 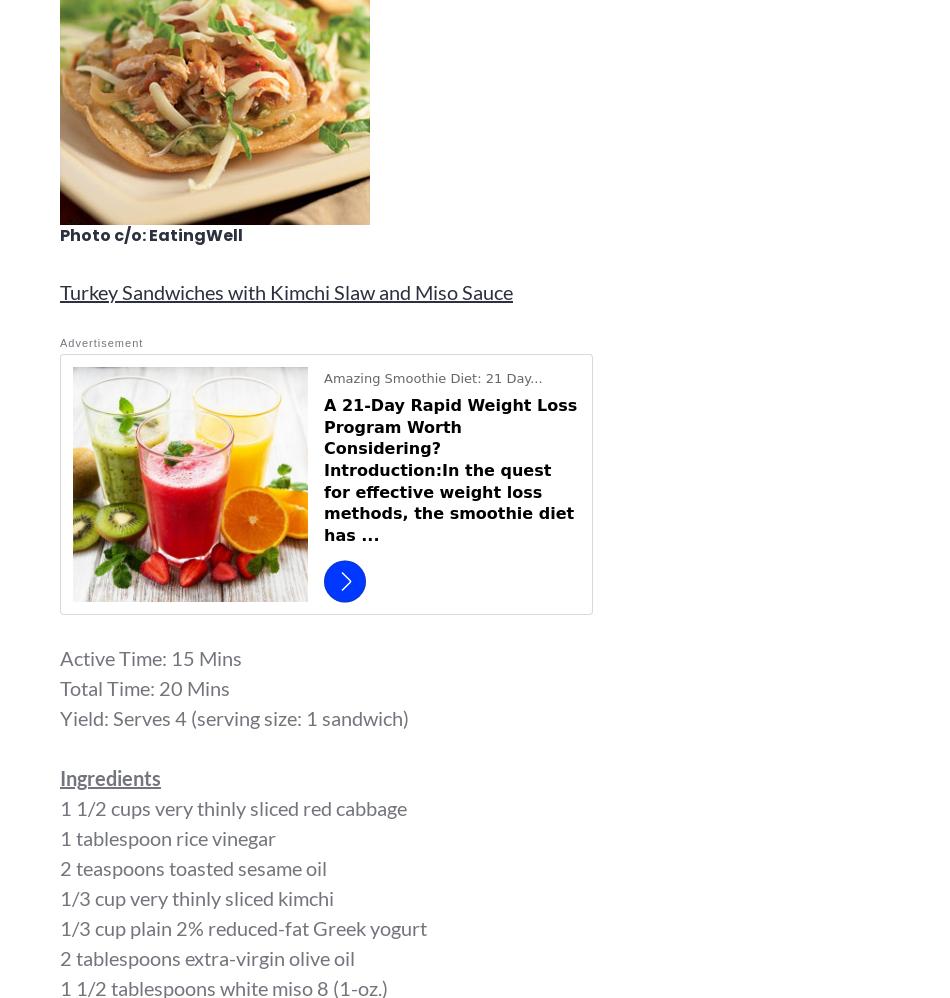 I want to click on '1 tablespoon rice vinegar', so click(x=60, y=838).